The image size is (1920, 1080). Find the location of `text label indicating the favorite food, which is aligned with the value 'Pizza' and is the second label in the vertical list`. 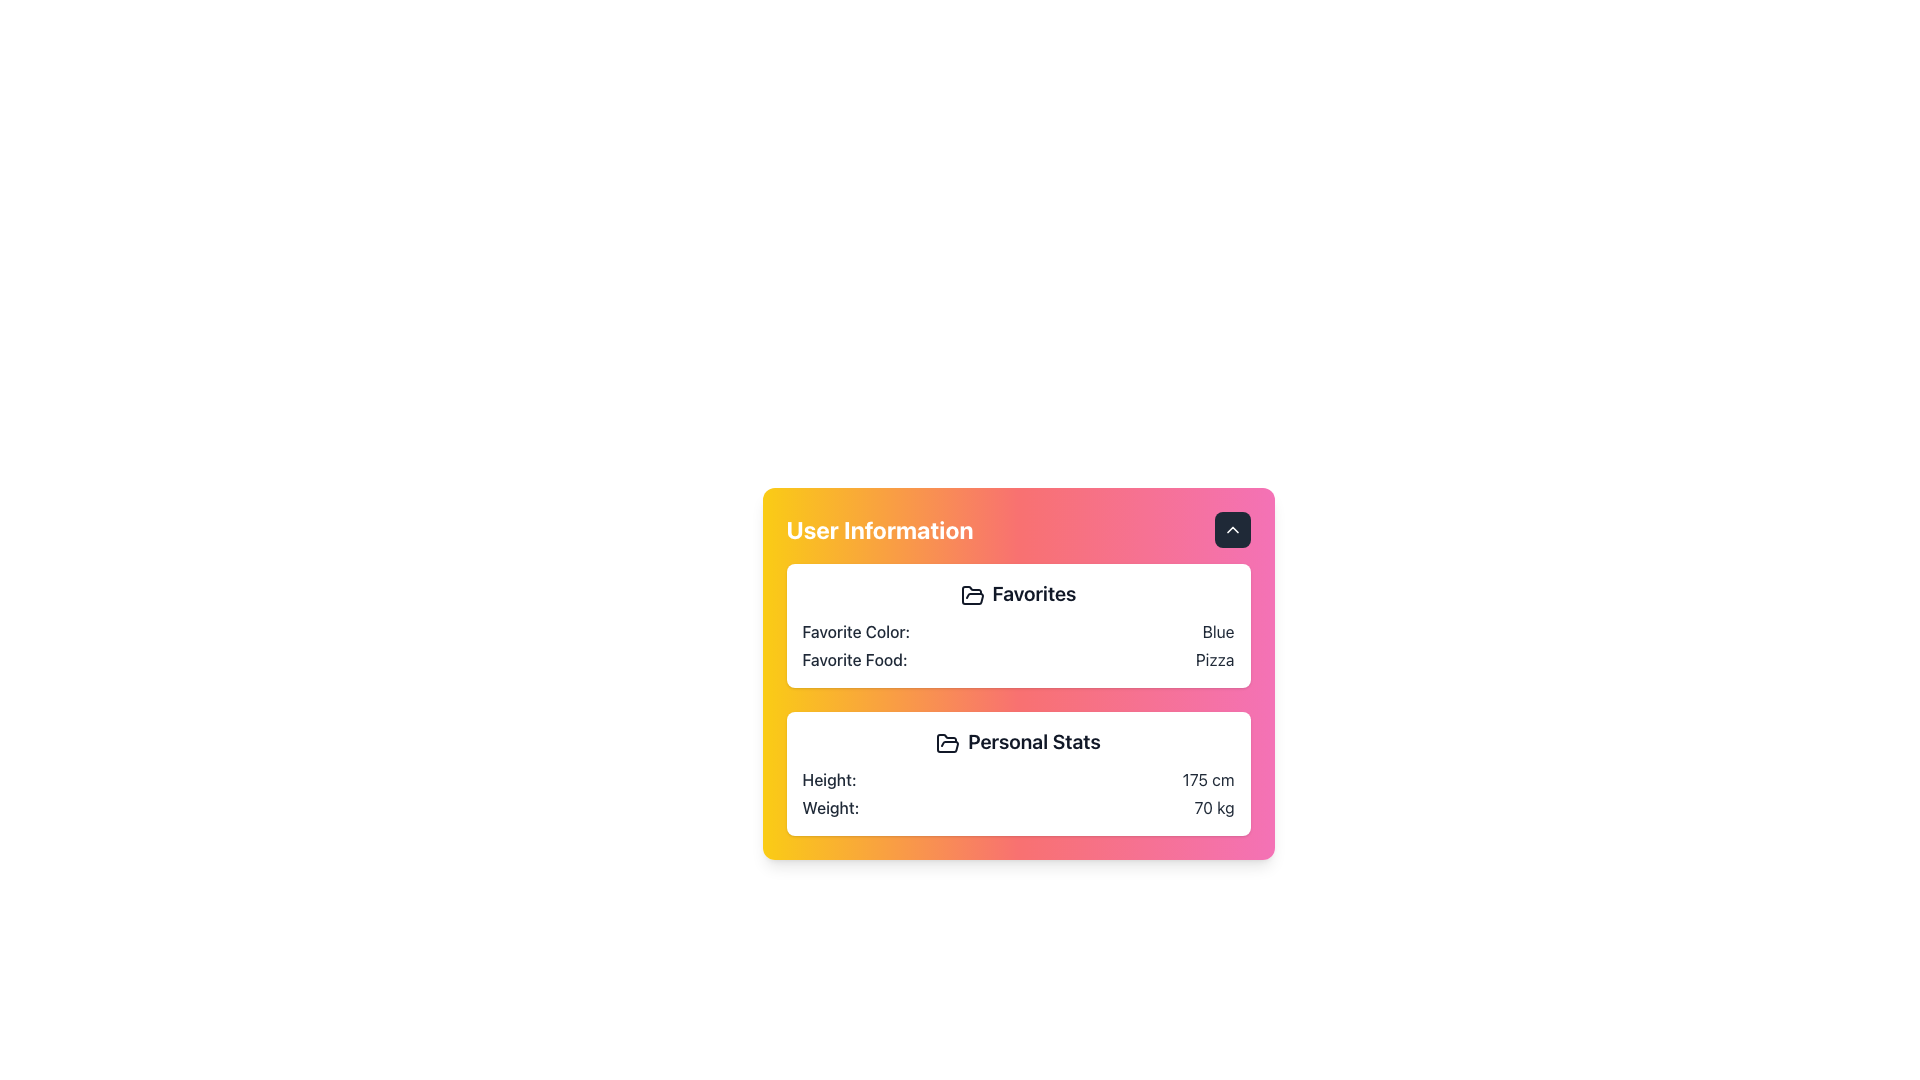

text label indicating the favorite food, which is aligned with the value 'Pizza' and is the second label in the vertical list is located at coordinates (854, 659).